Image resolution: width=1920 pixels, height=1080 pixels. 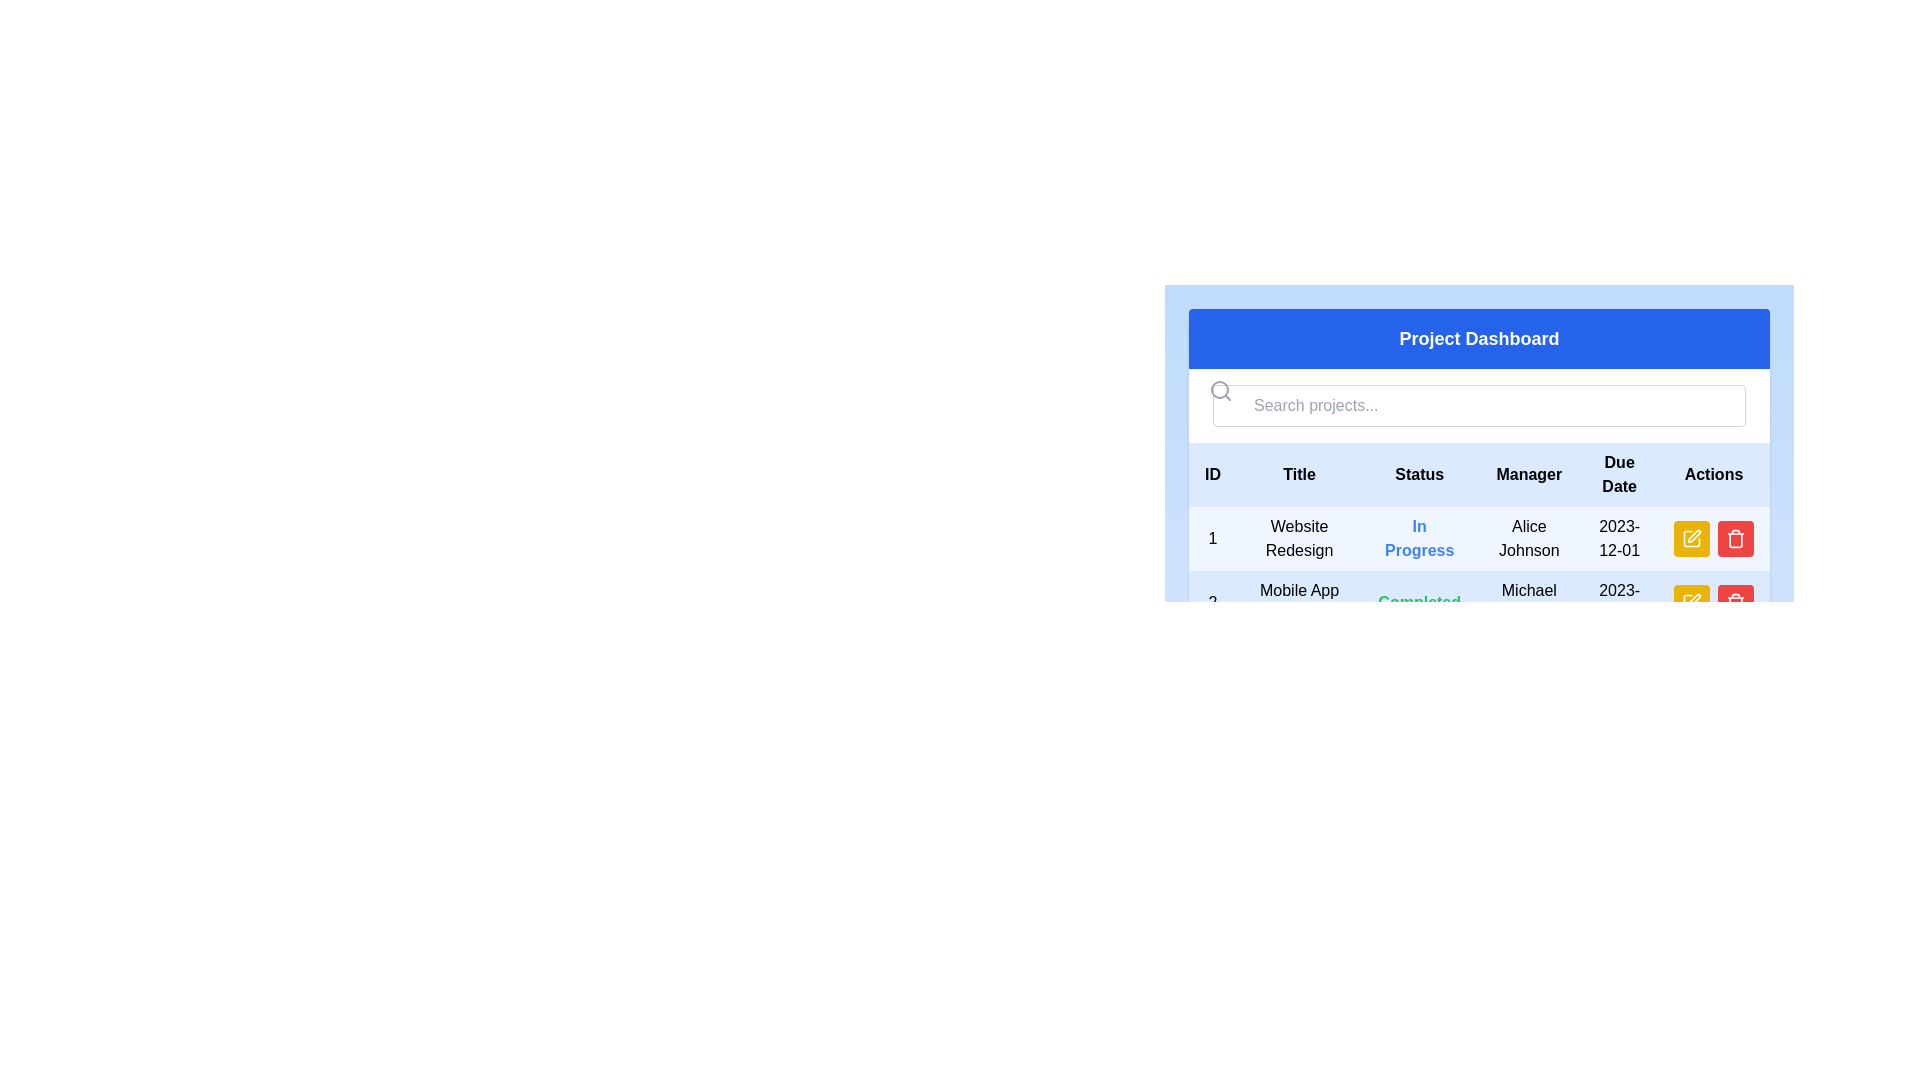 What do you see at coordinates (1418, 474) in the screenshot?
I see `the 'Status' column header in the table, which is the third header in a row of six, positioned between the 'Title' and 'Manager' columns` at bounding box center [1418, 474].